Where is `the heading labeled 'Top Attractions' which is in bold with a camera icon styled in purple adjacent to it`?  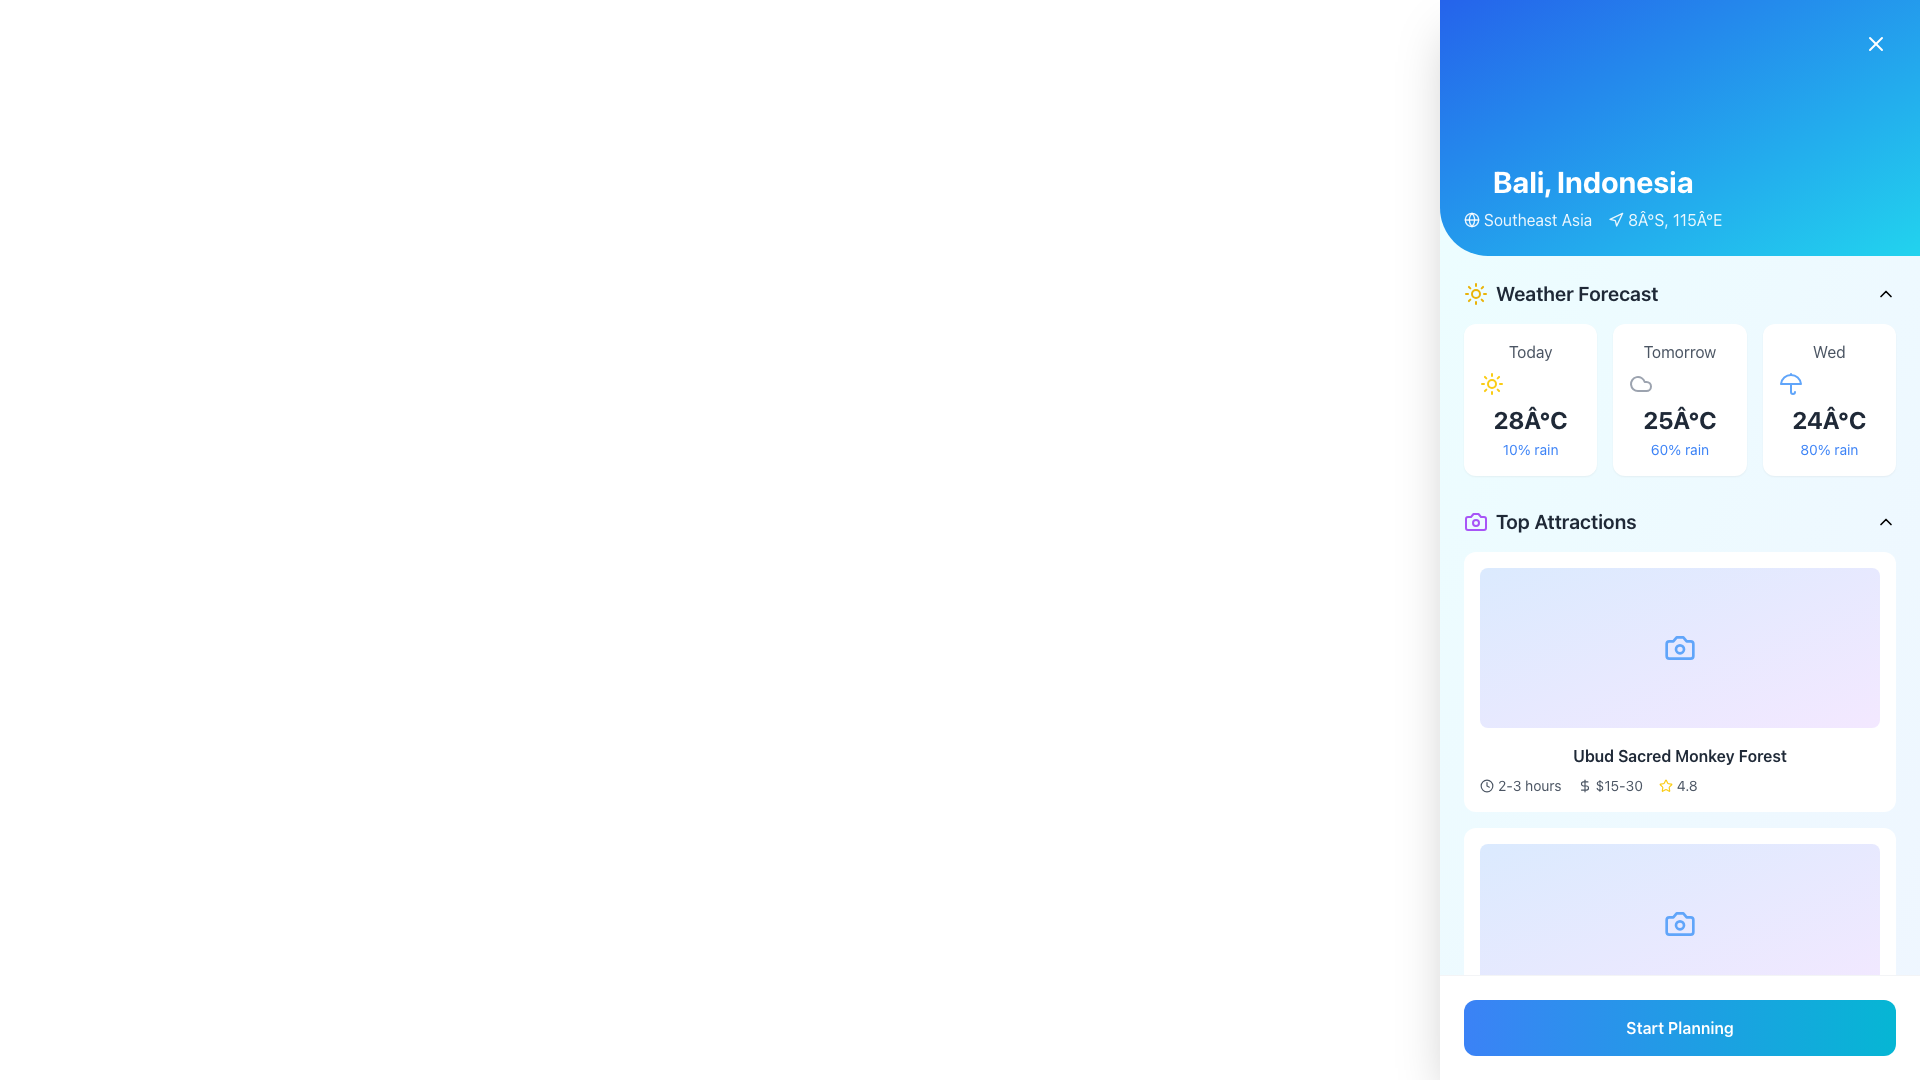 the heading labeled 'Top Attractions' which is in bold with a camera icon styled in purple adjacent to it is located at coordinates (1549, 520).